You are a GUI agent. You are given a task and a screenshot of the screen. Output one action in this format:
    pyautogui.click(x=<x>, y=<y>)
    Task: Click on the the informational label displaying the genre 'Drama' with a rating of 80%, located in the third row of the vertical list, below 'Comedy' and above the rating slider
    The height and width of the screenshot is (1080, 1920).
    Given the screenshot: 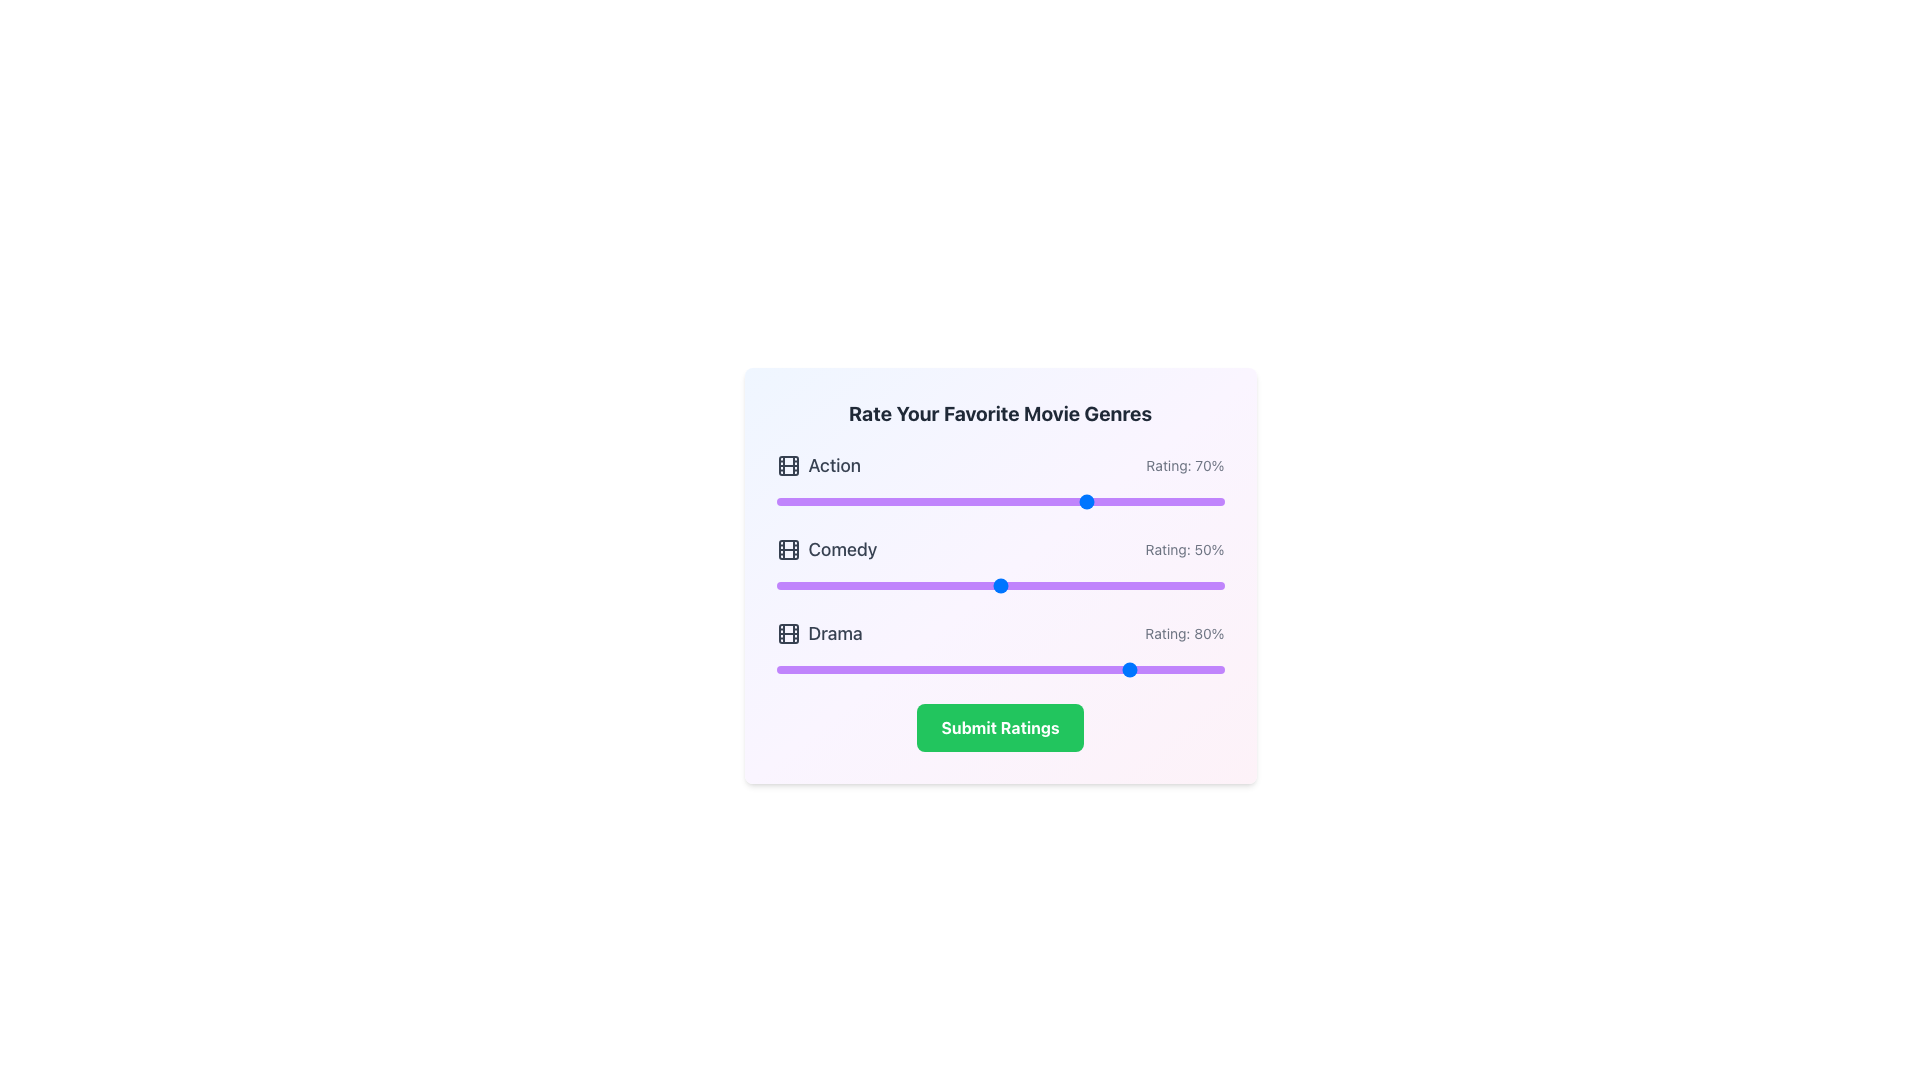 What is the action you would take?
    pyautogui.click(x=1000, y=633)
    